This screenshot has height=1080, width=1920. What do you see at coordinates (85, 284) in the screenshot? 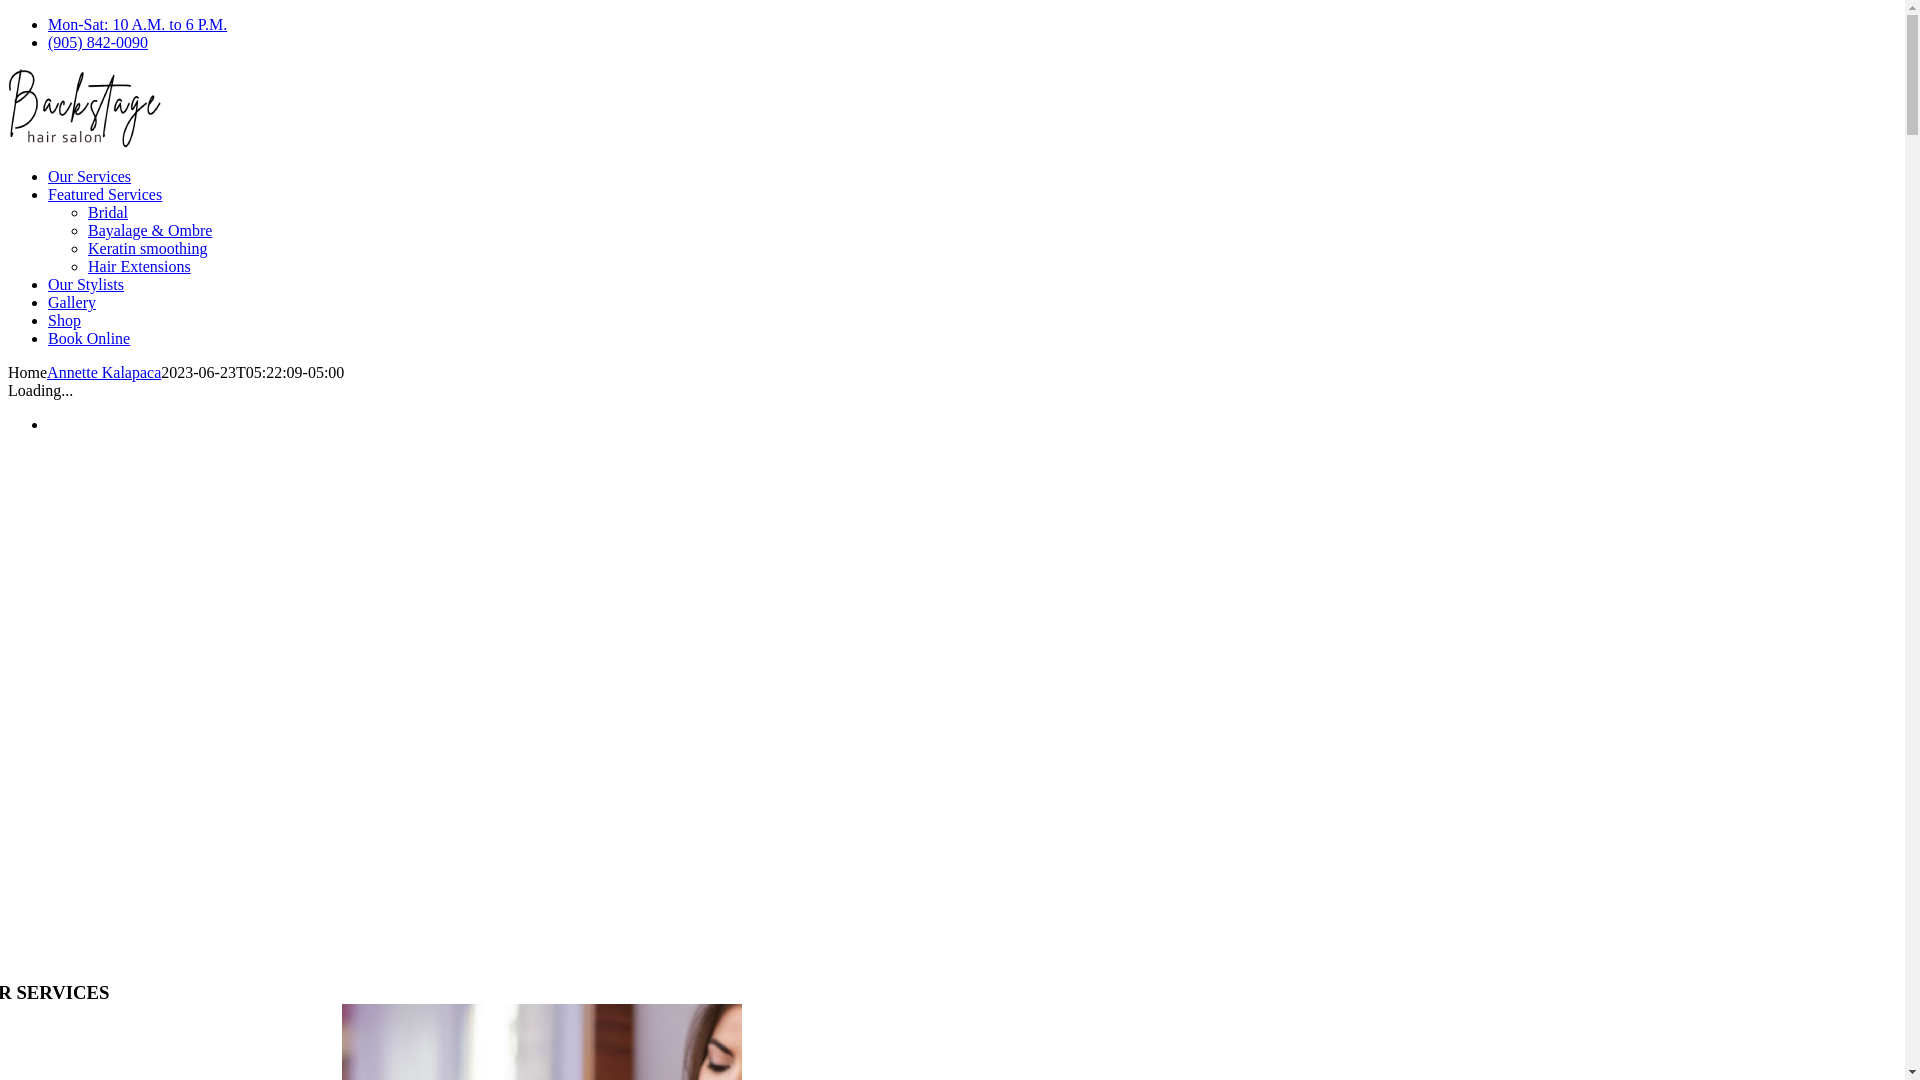
I see `'Our Stylists'` at bounding box center [85, 284].